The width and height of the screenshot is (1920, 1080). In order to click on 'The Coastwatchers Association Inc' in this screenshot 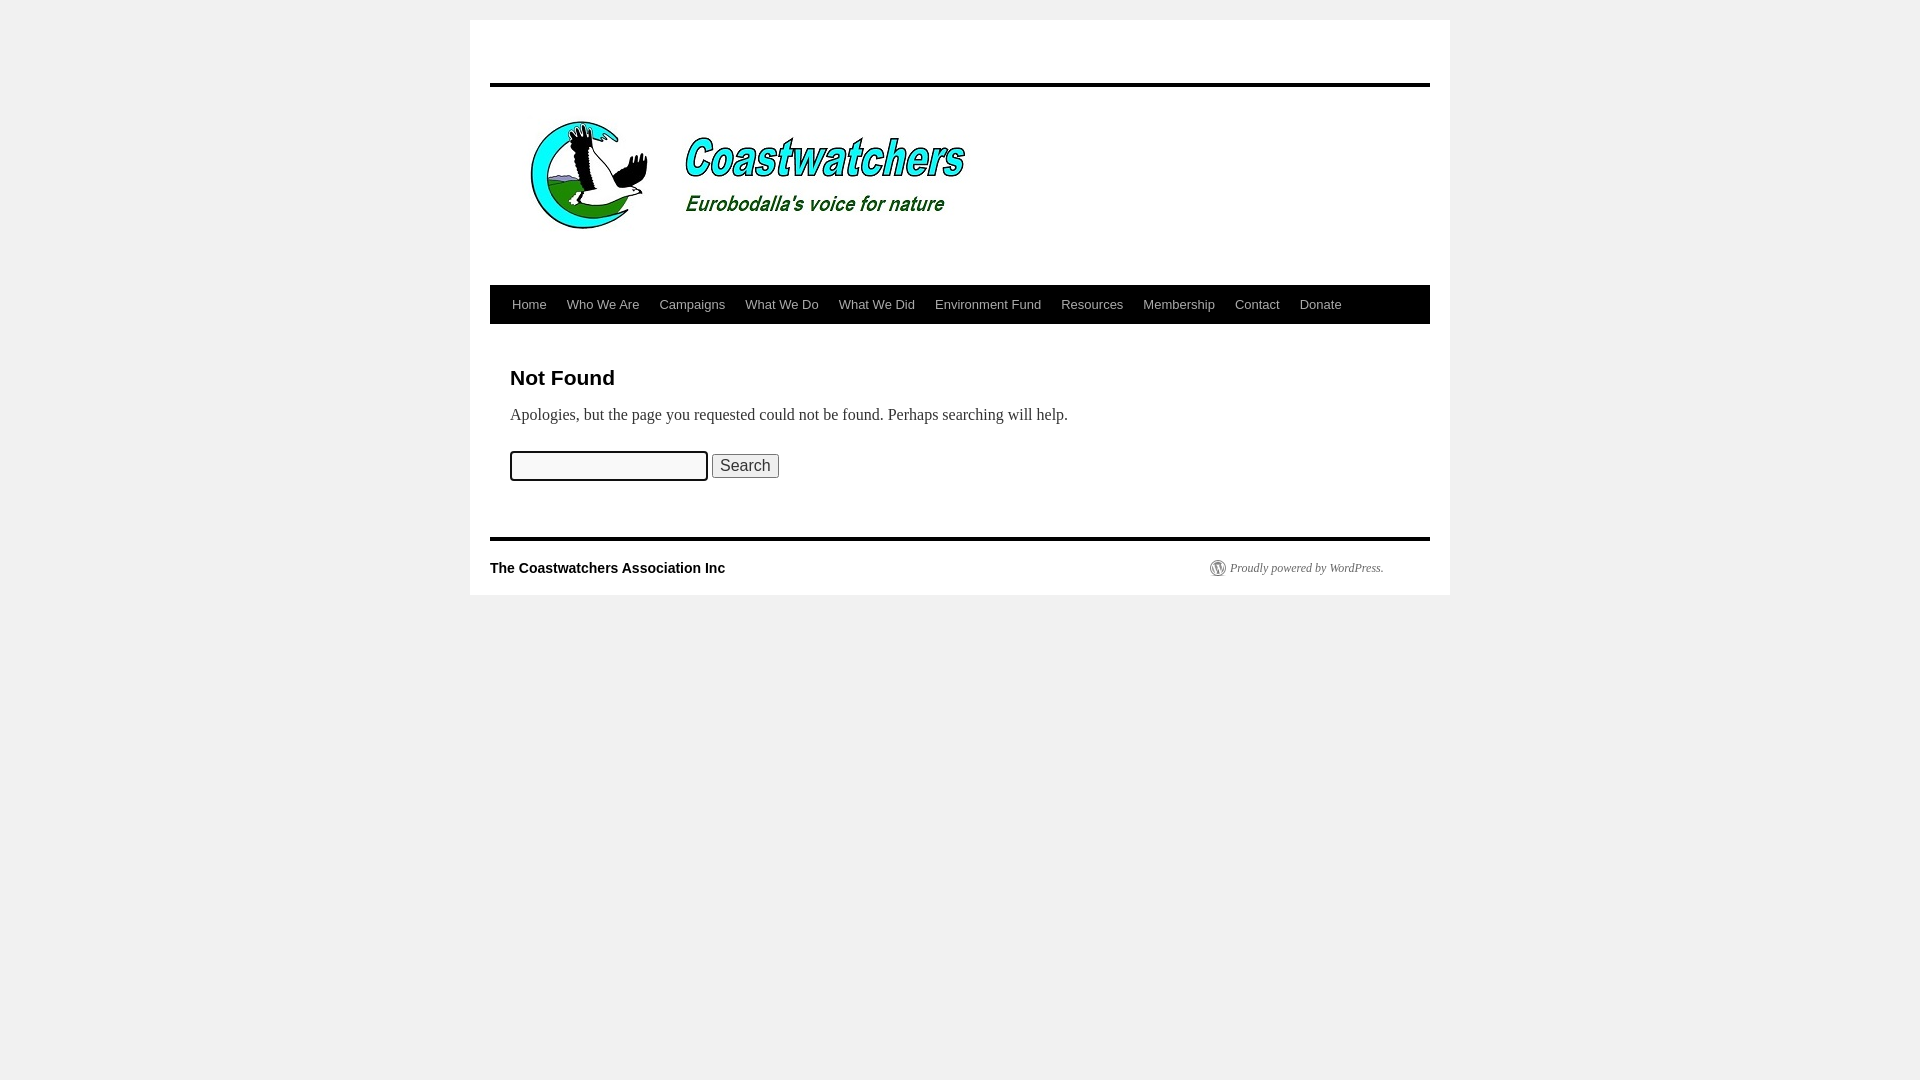, I will do `click(606, 567)`.